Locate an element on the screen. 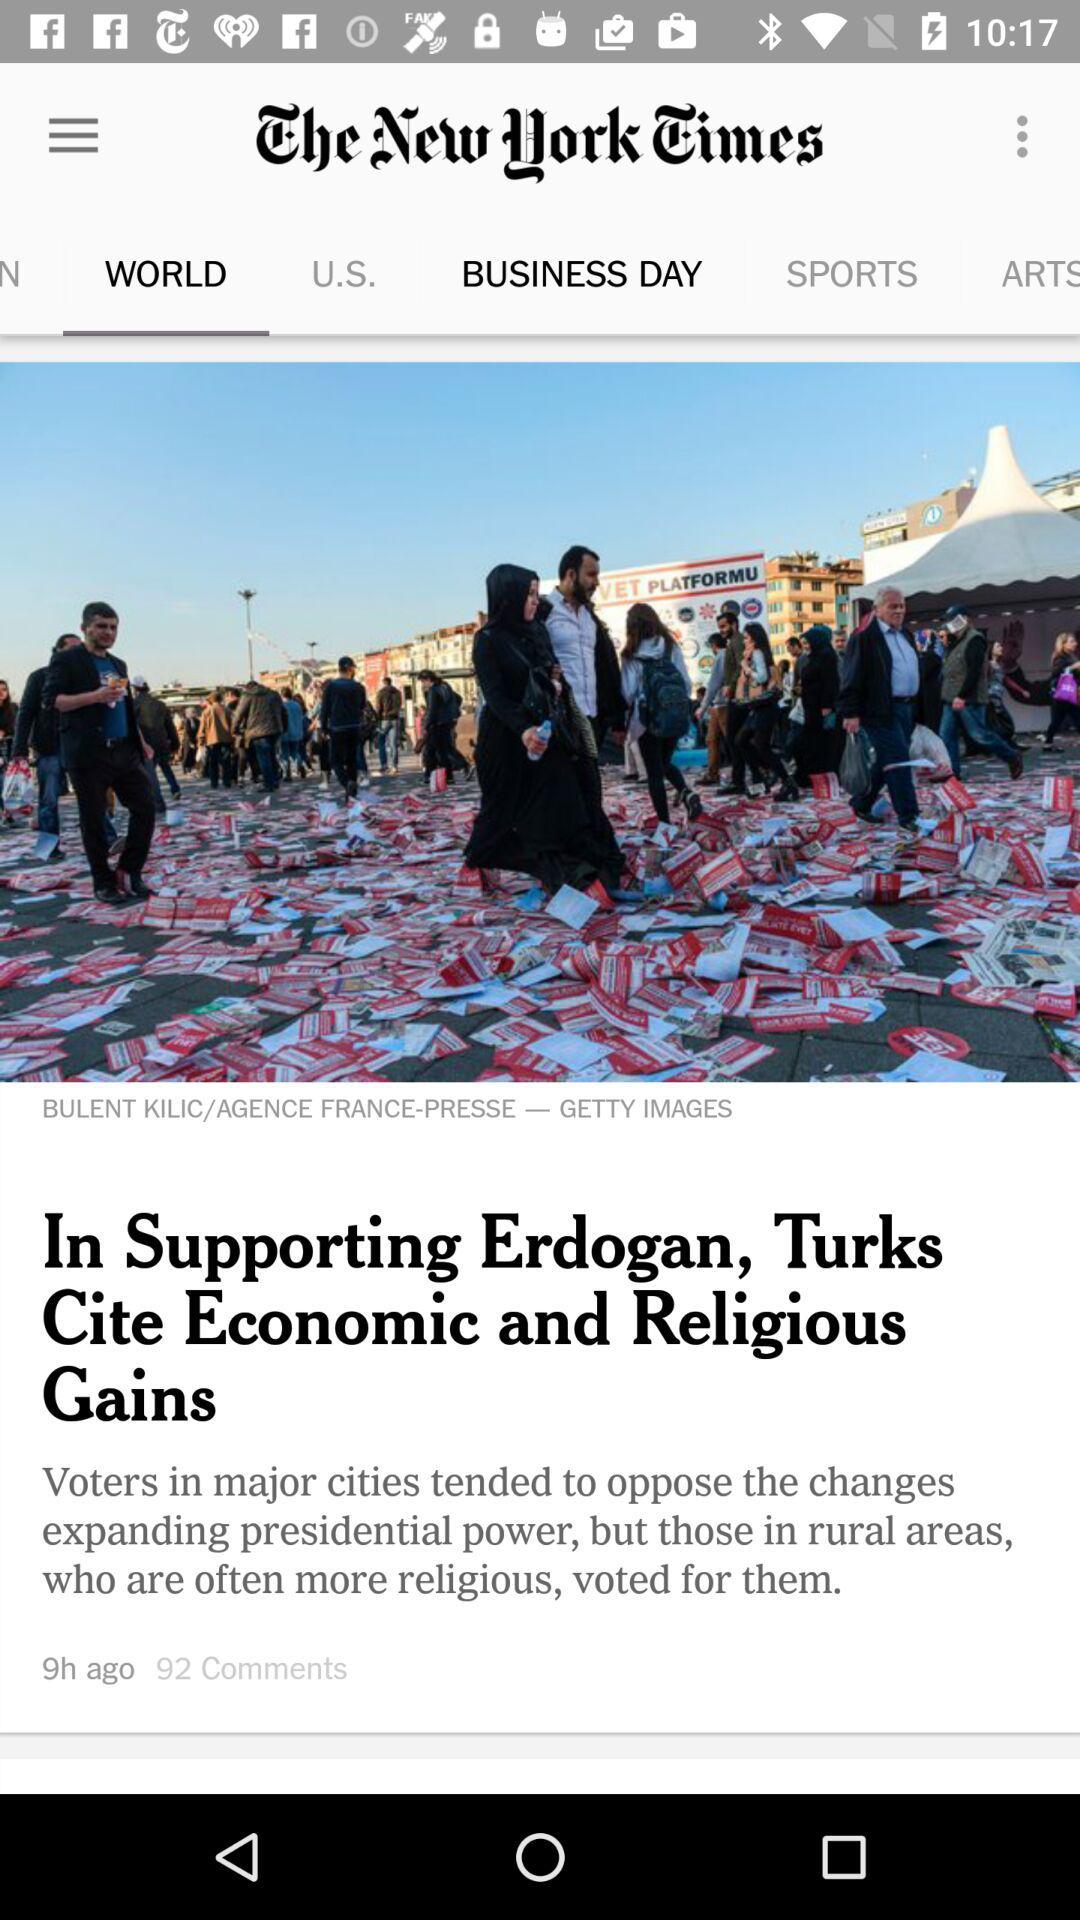 The height and width of the screenshot is (1920, 1080). the item to the right of business day item is located at coordinates (800, 272).